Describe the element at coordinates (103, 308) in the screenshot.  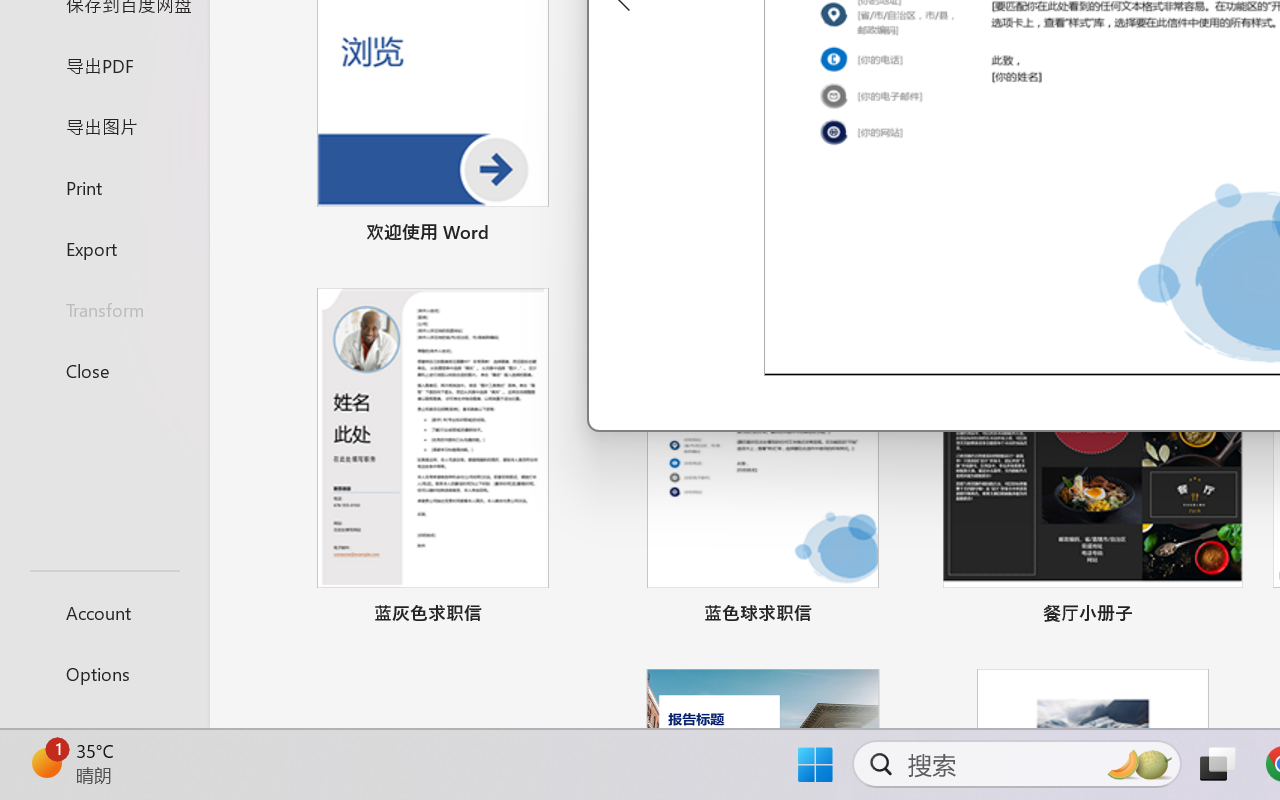
I see `'Transform'` at that location.